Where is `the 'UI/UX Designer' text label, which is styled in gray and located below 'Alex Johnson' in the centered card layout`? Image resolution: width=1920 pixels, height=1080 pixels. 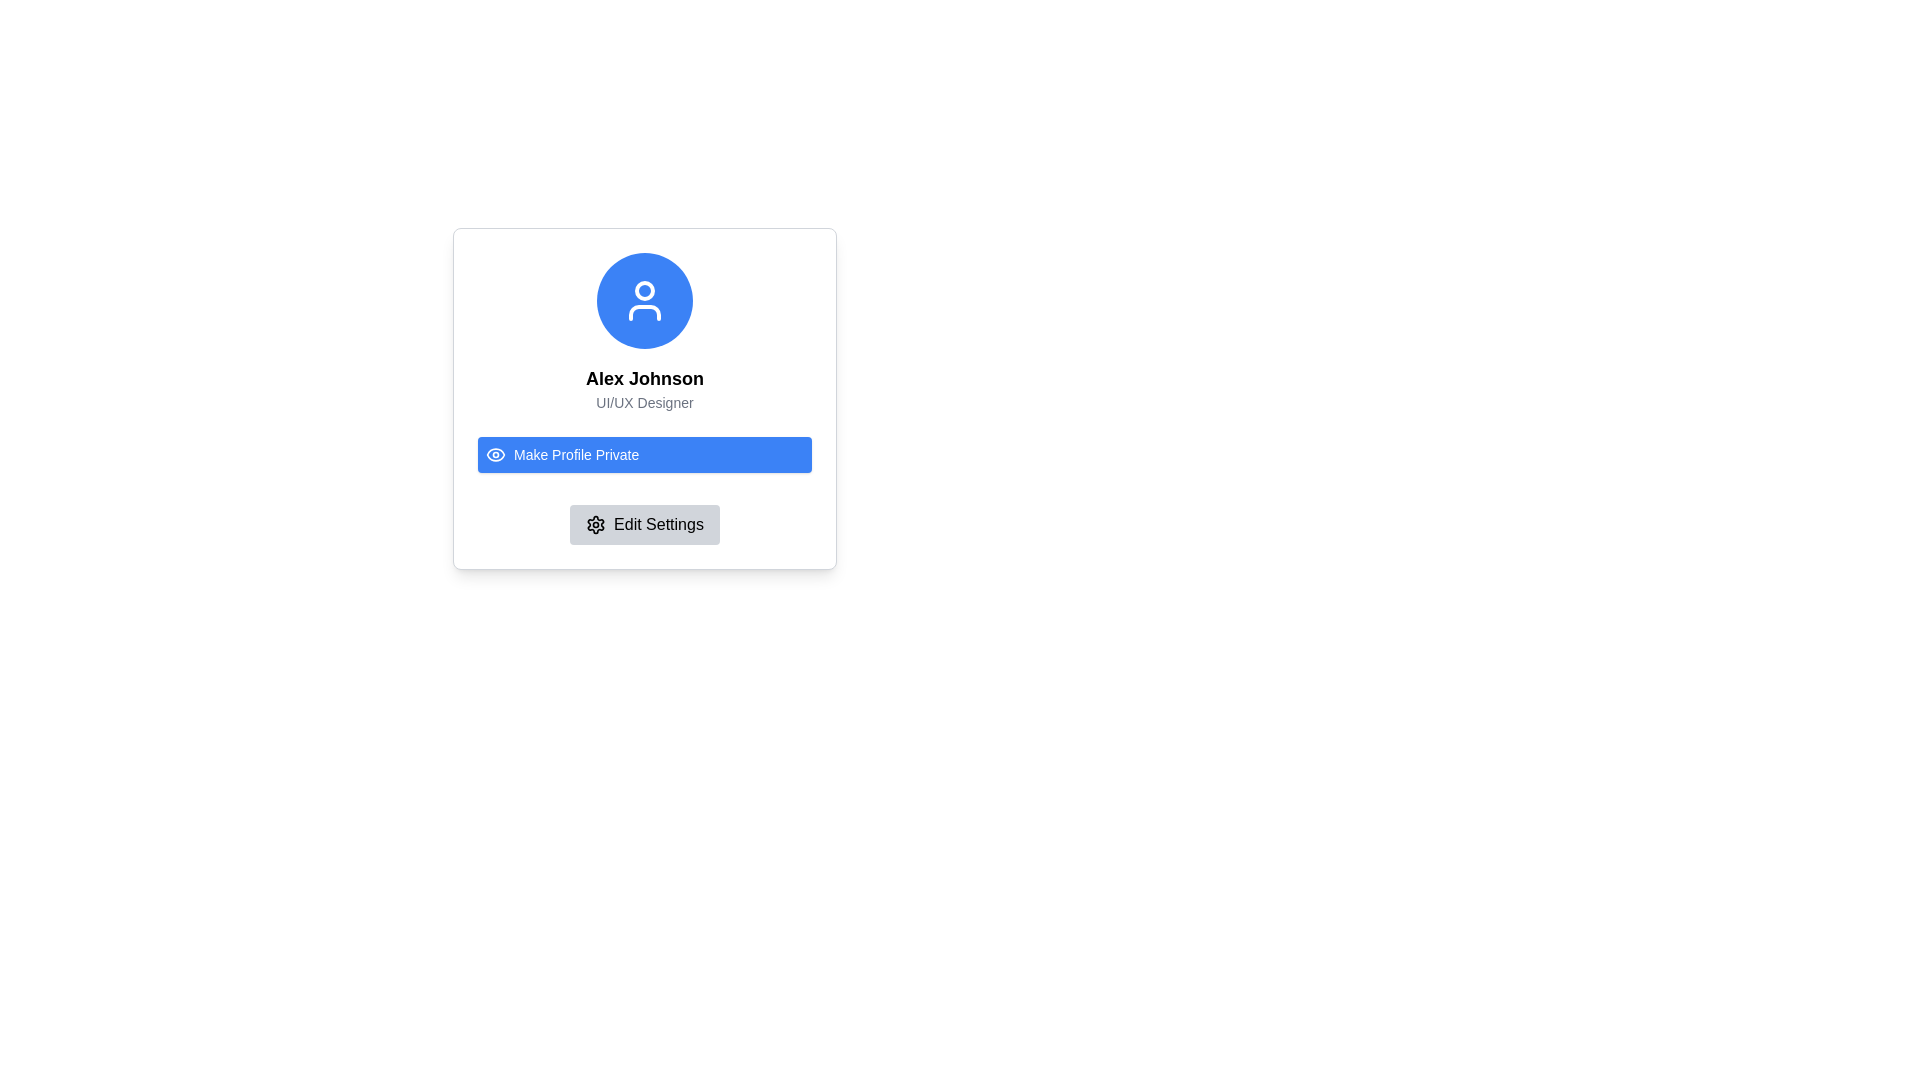 the 'UI/UX Designer' text label, which is styled in gray and located below 'Alex Johnson' in the centered card layout is located at coordinates (644, 402).